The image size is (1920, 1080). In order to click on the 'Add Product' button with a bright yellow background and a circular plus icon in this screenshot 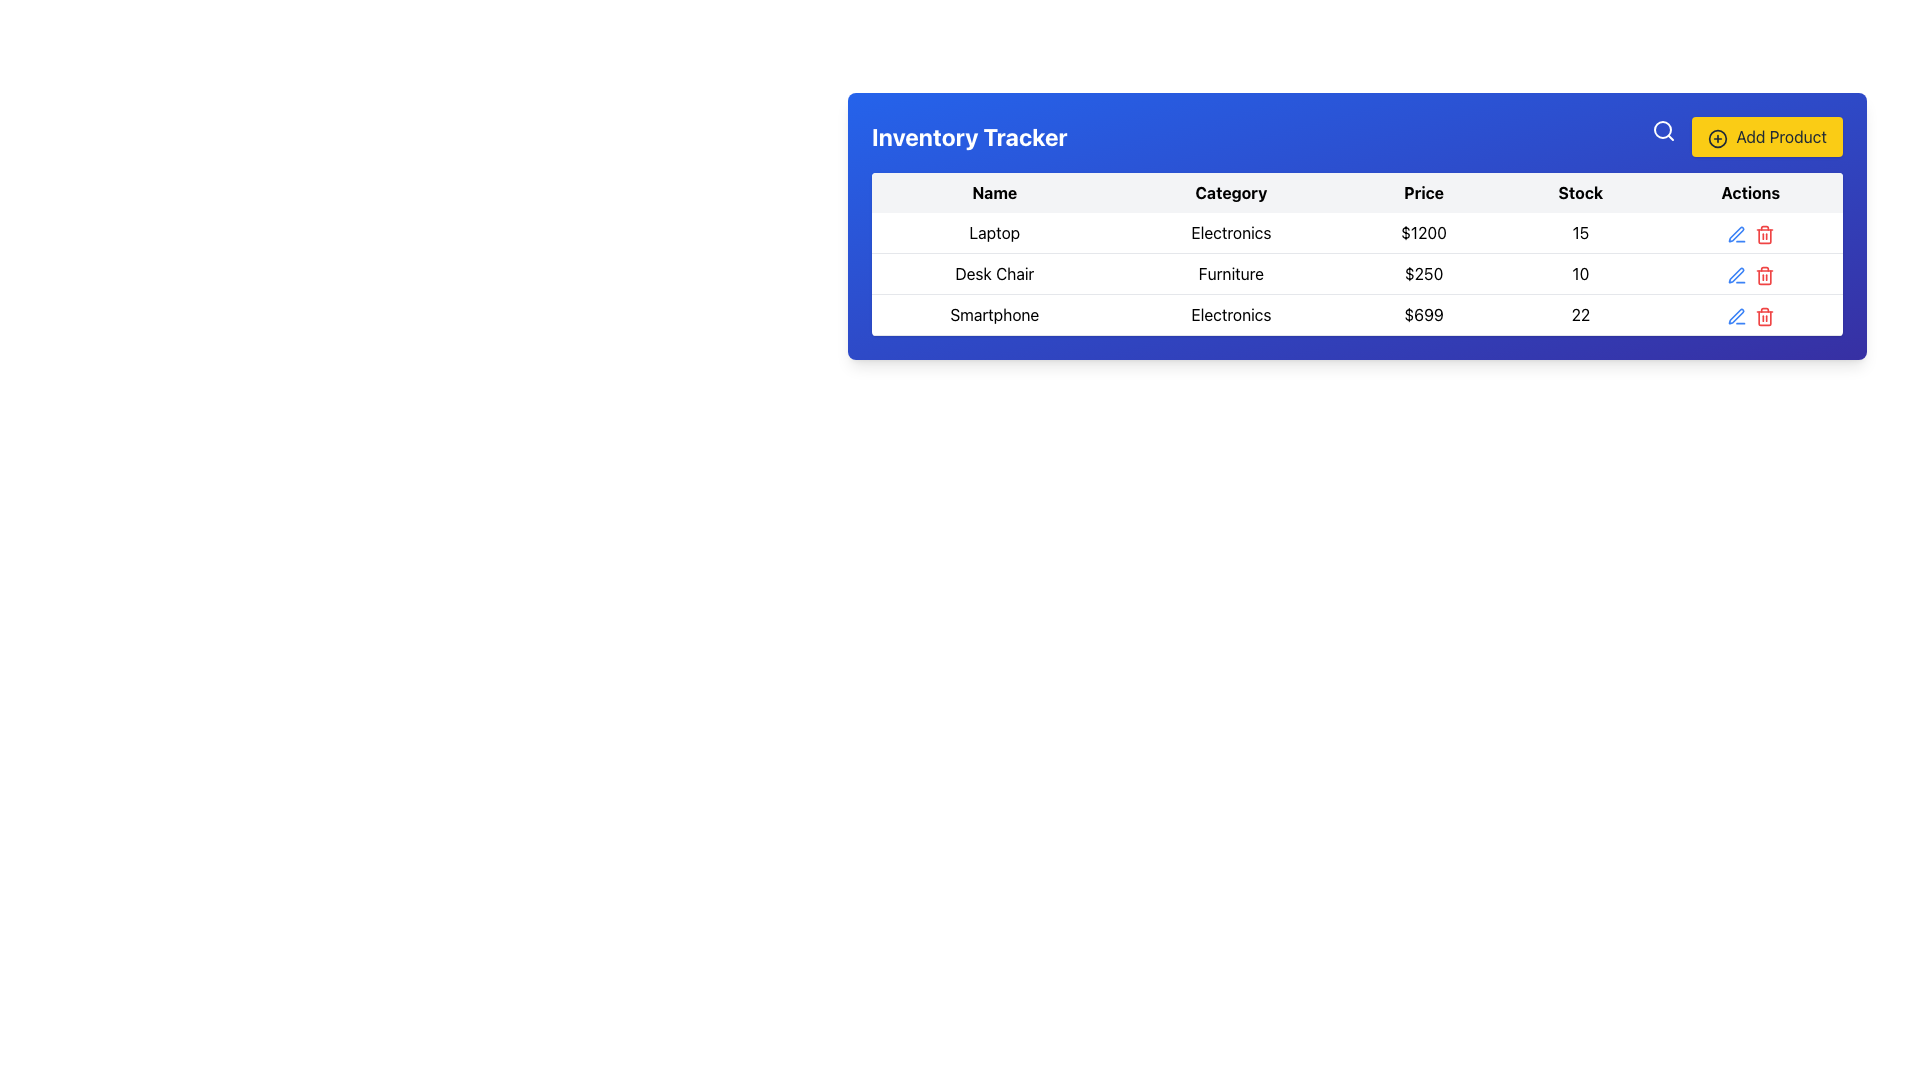, I will do `click(1767, 136)`.